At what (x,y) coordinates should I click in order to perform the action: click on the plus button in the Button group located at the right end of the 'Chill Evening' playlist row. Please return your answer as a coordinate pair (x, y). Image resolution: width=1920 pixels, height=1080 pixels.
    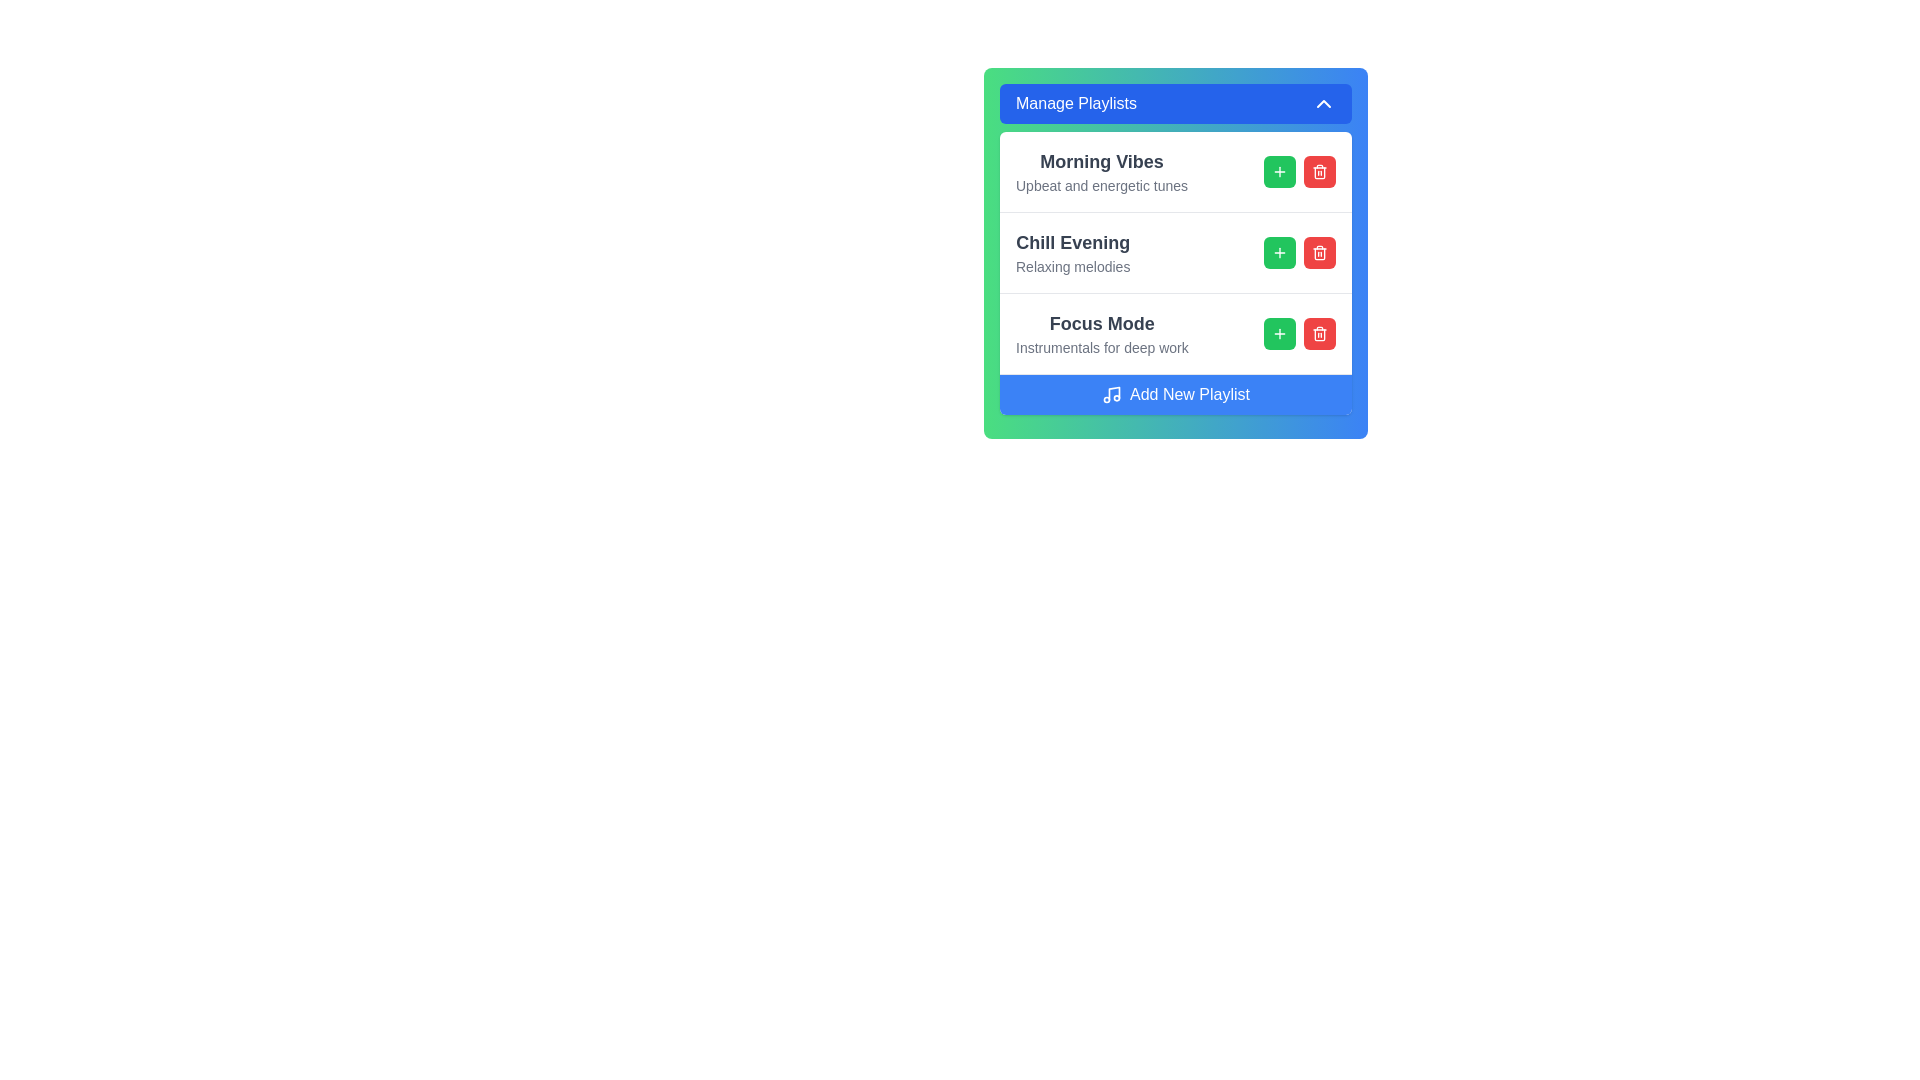
    Looking at the image, I should click on (1300, 252).